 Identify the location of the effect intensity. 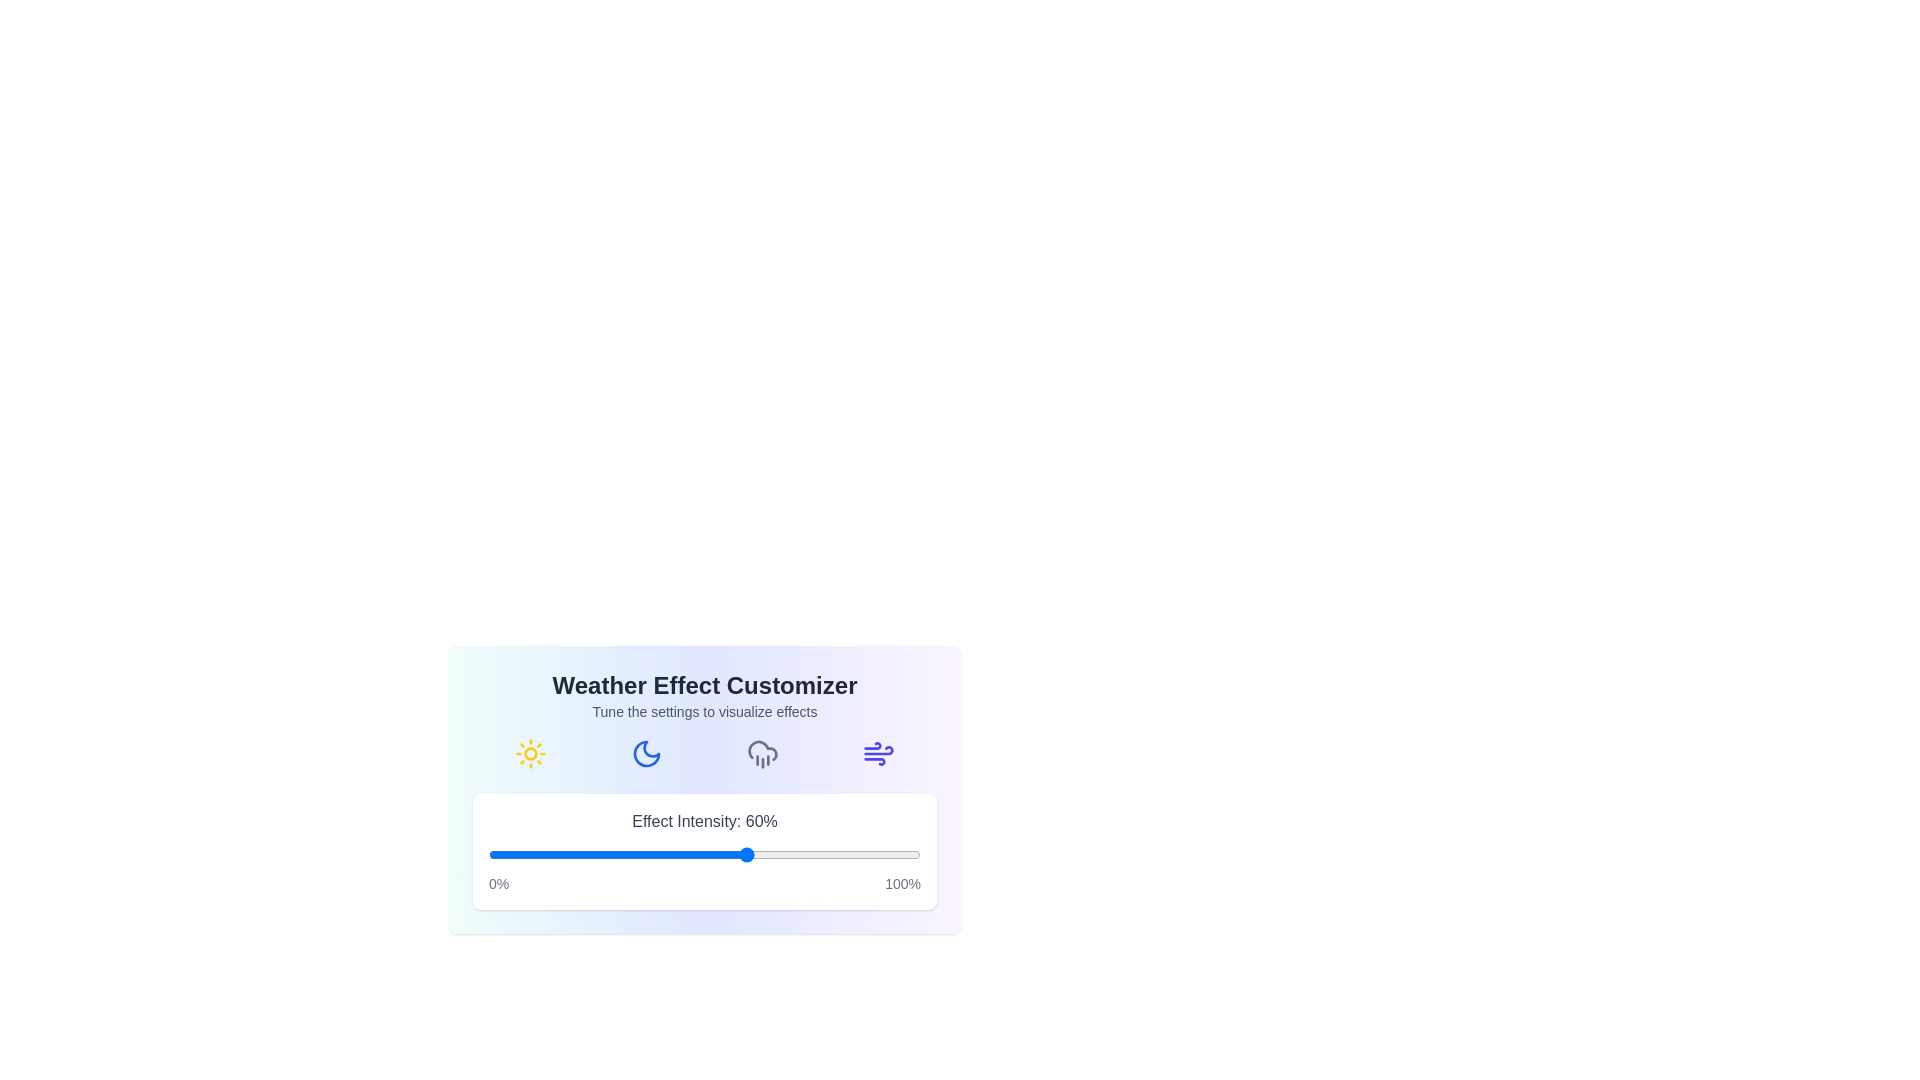
(523, 855).